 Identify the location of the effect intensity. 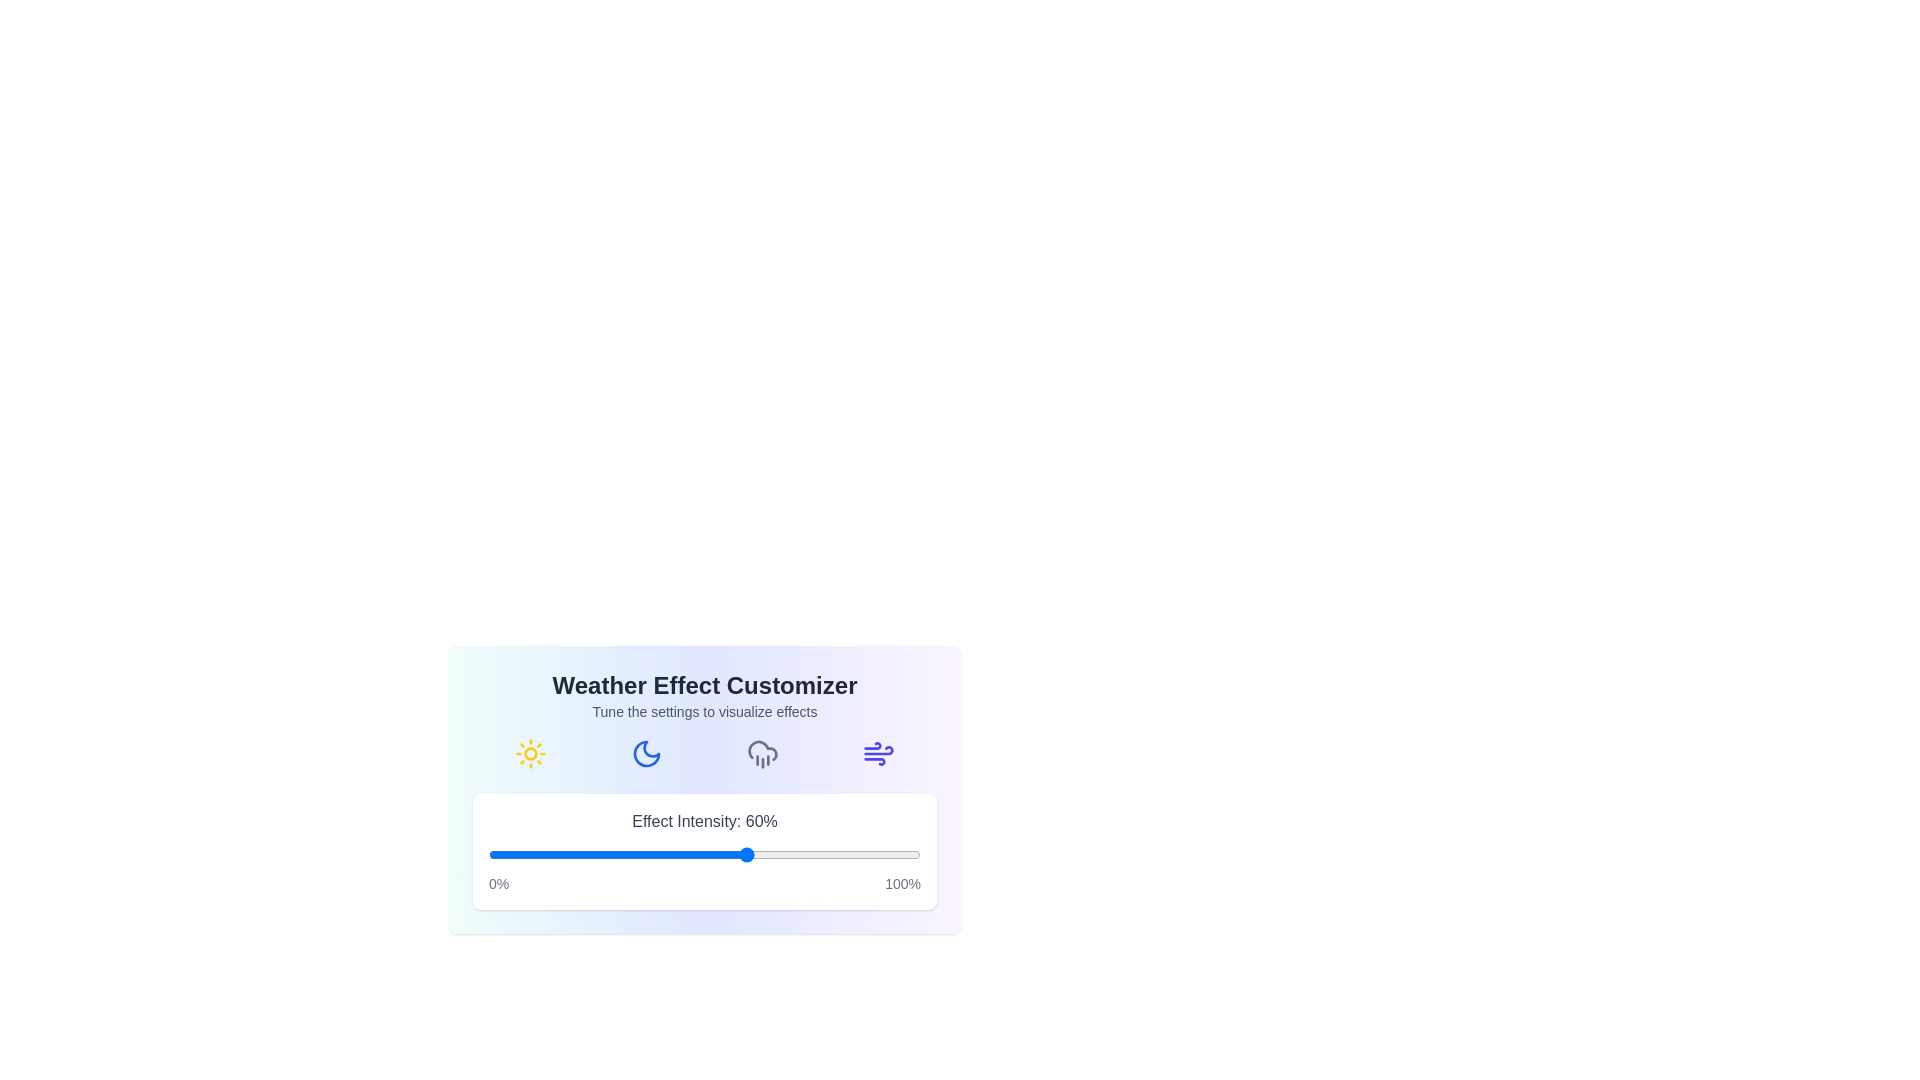
(523, 855).